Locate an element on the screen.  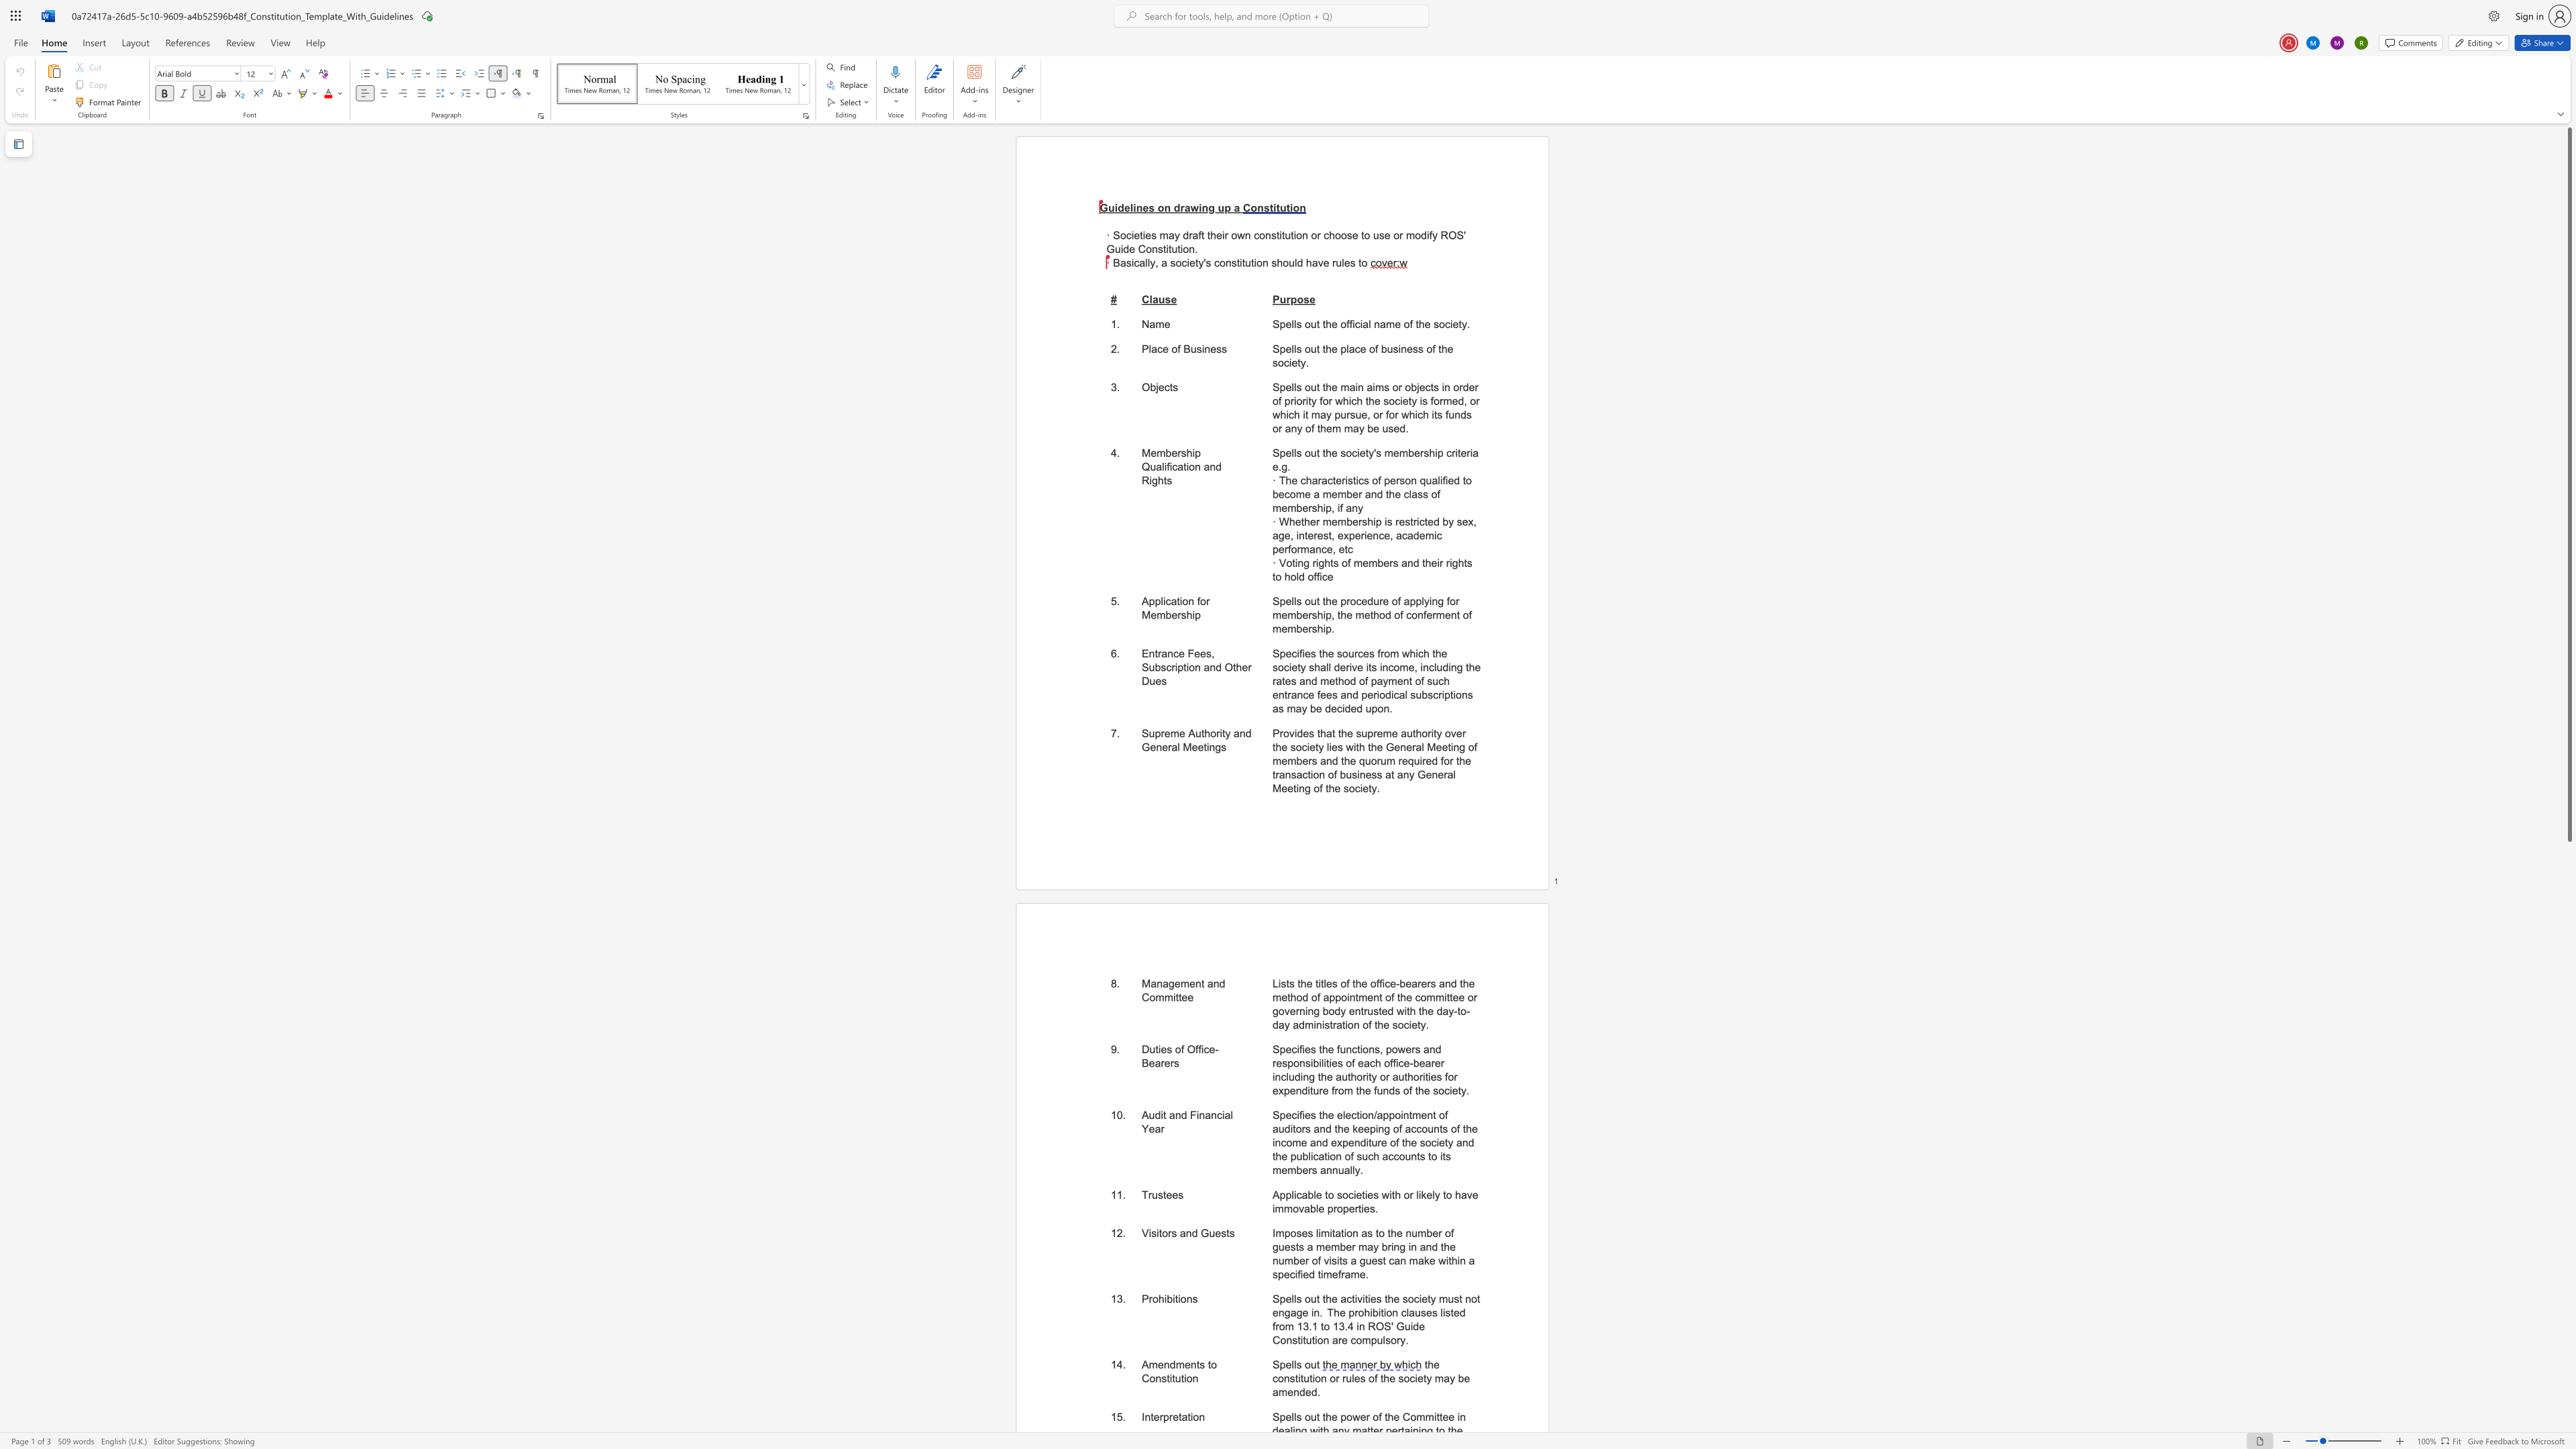
the subset text "cable to societies wit" within the text "Applicable to societies with or likely to have immovable properties." is located at coordinates (1296, 1194).